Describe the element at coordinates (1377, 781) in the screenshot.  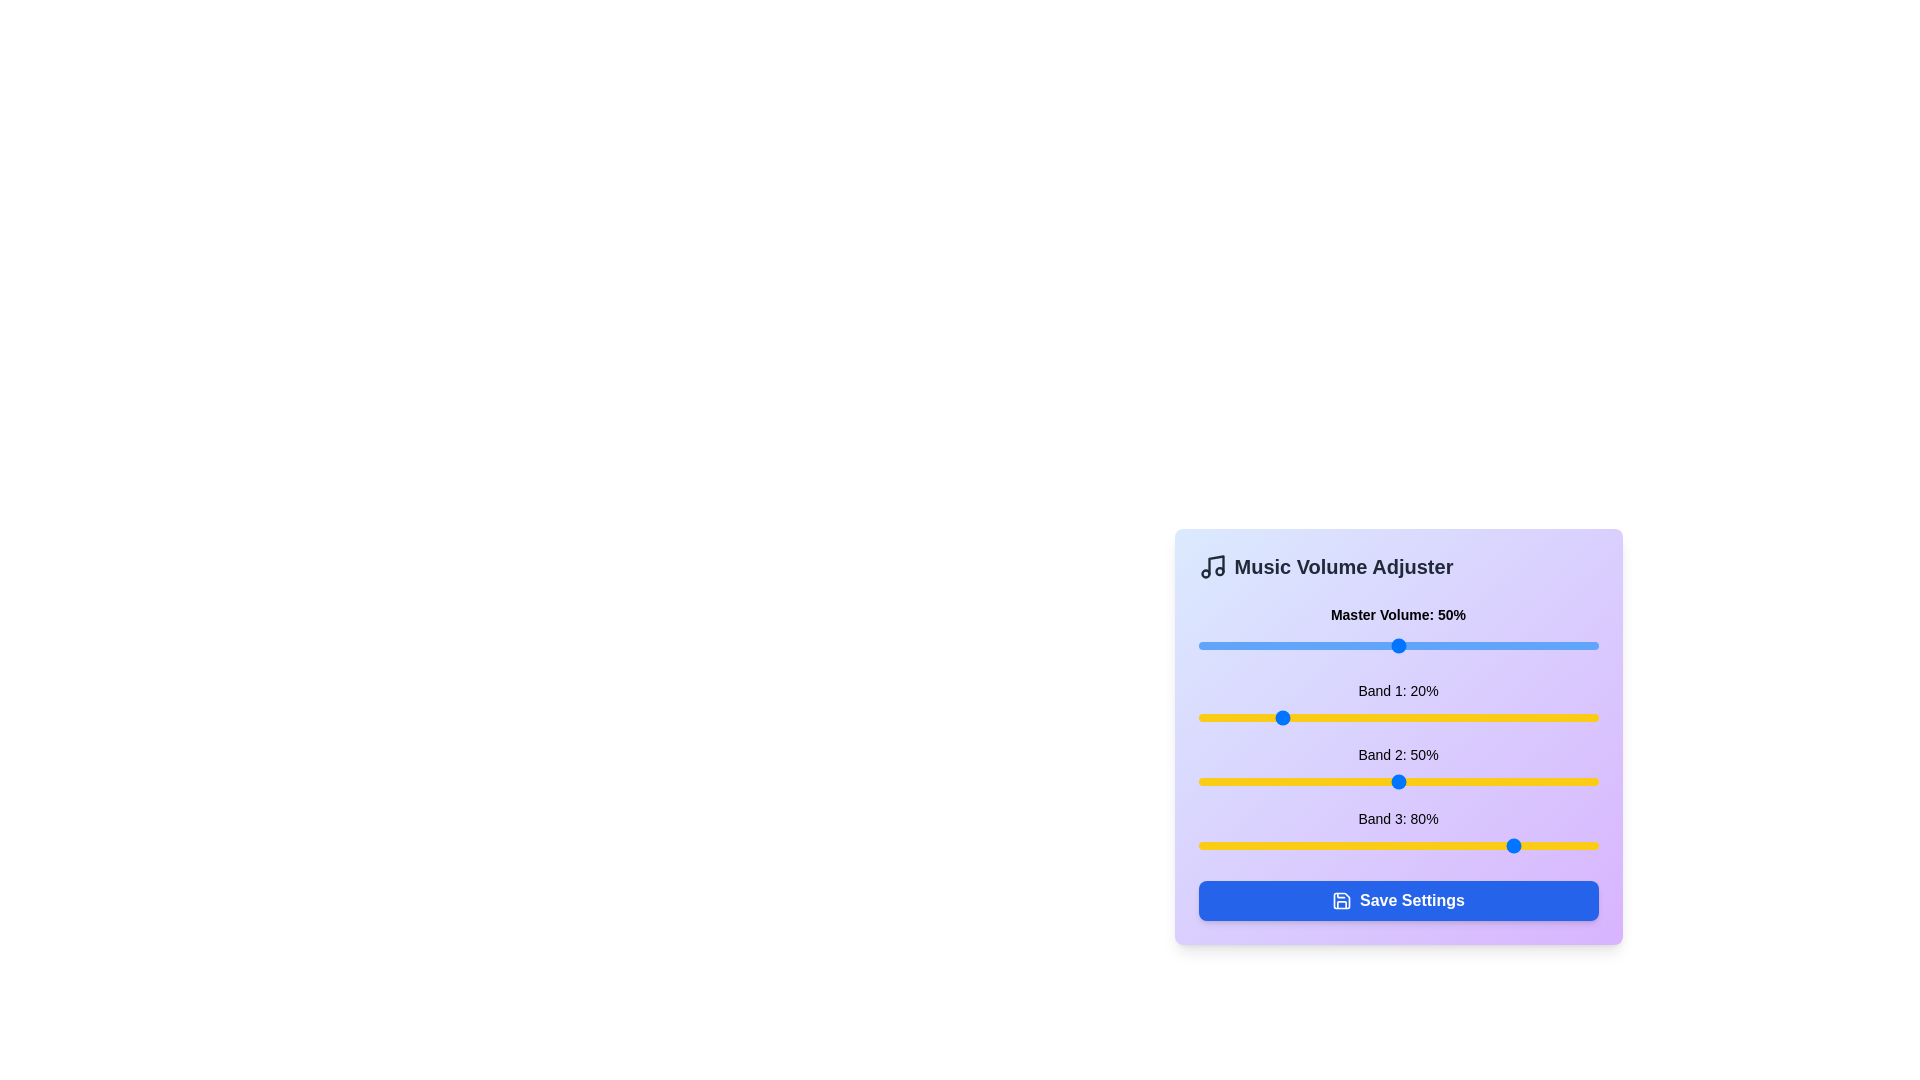
I see `'Band 2' value` at that location.